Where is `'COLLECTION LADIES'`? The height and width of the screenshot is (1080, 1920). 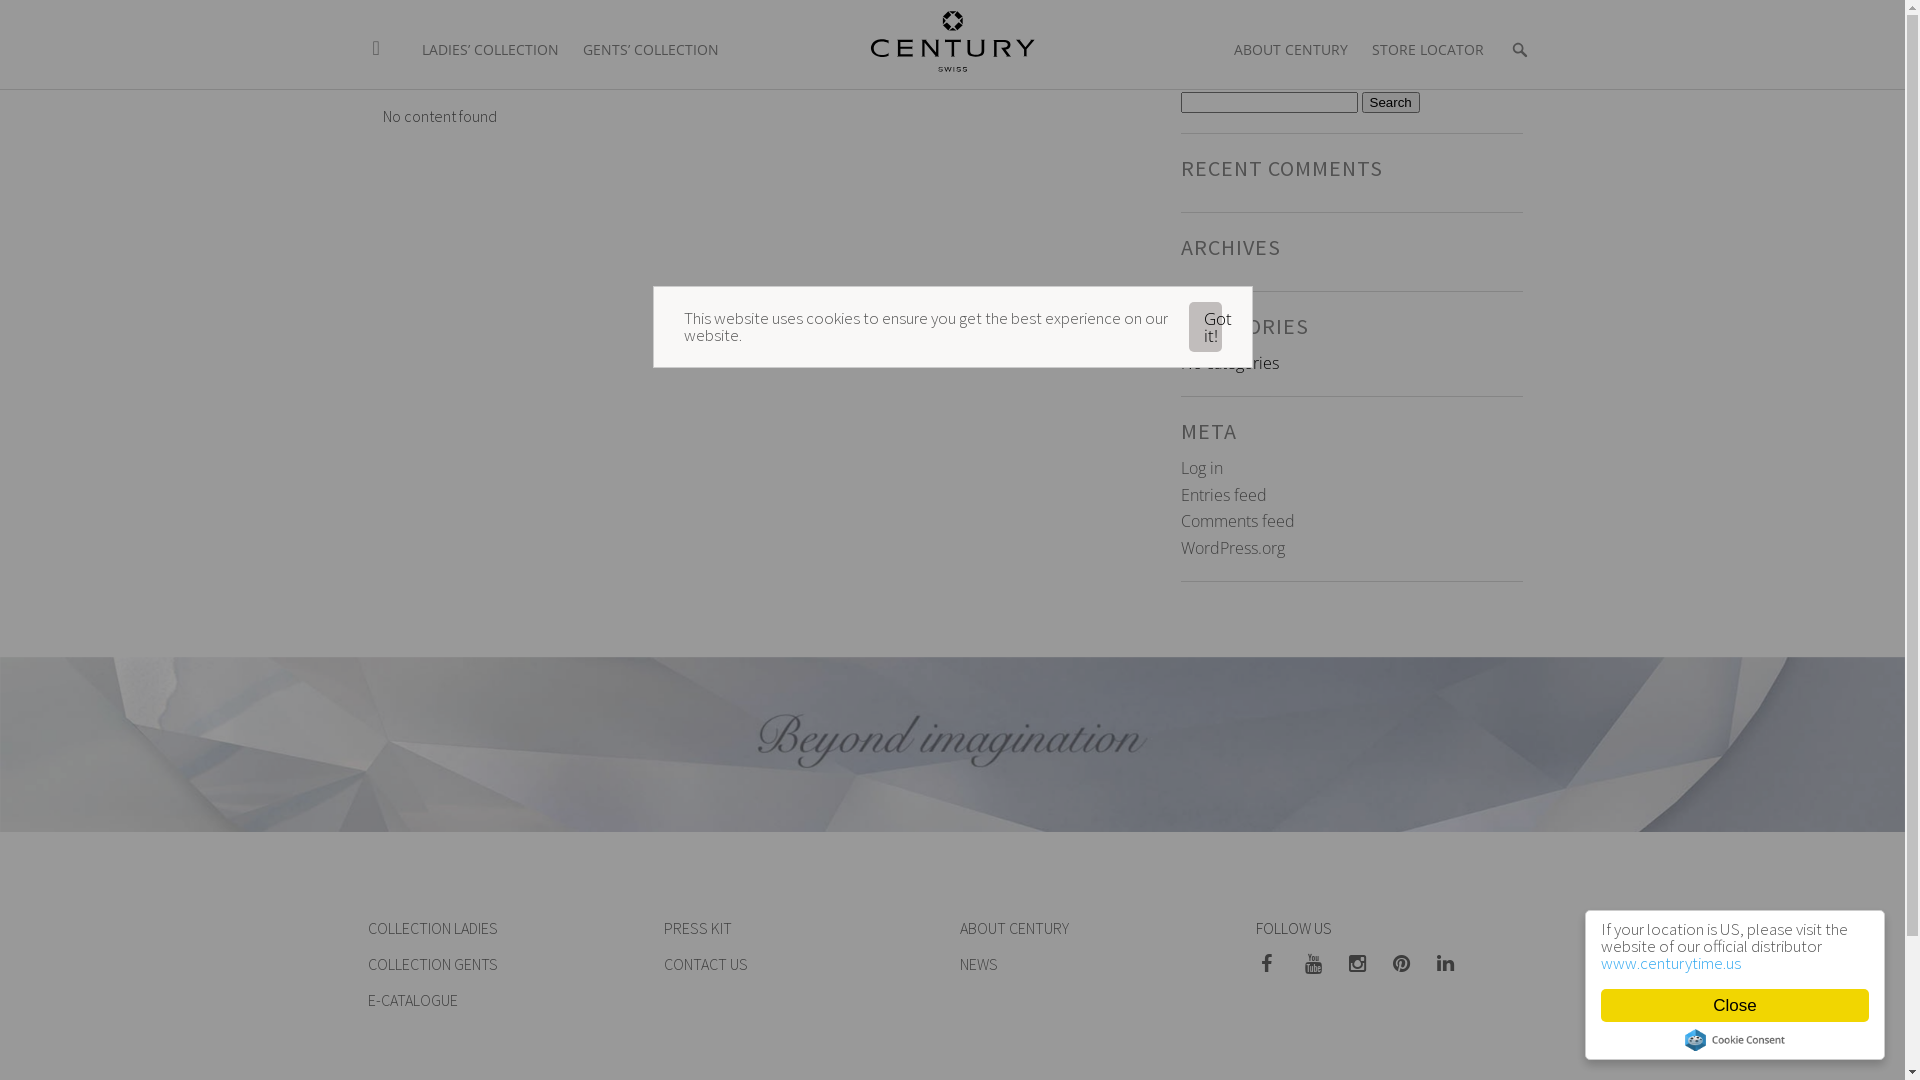 'COLLECTION LADIES' is located at coordinates (431, 928).